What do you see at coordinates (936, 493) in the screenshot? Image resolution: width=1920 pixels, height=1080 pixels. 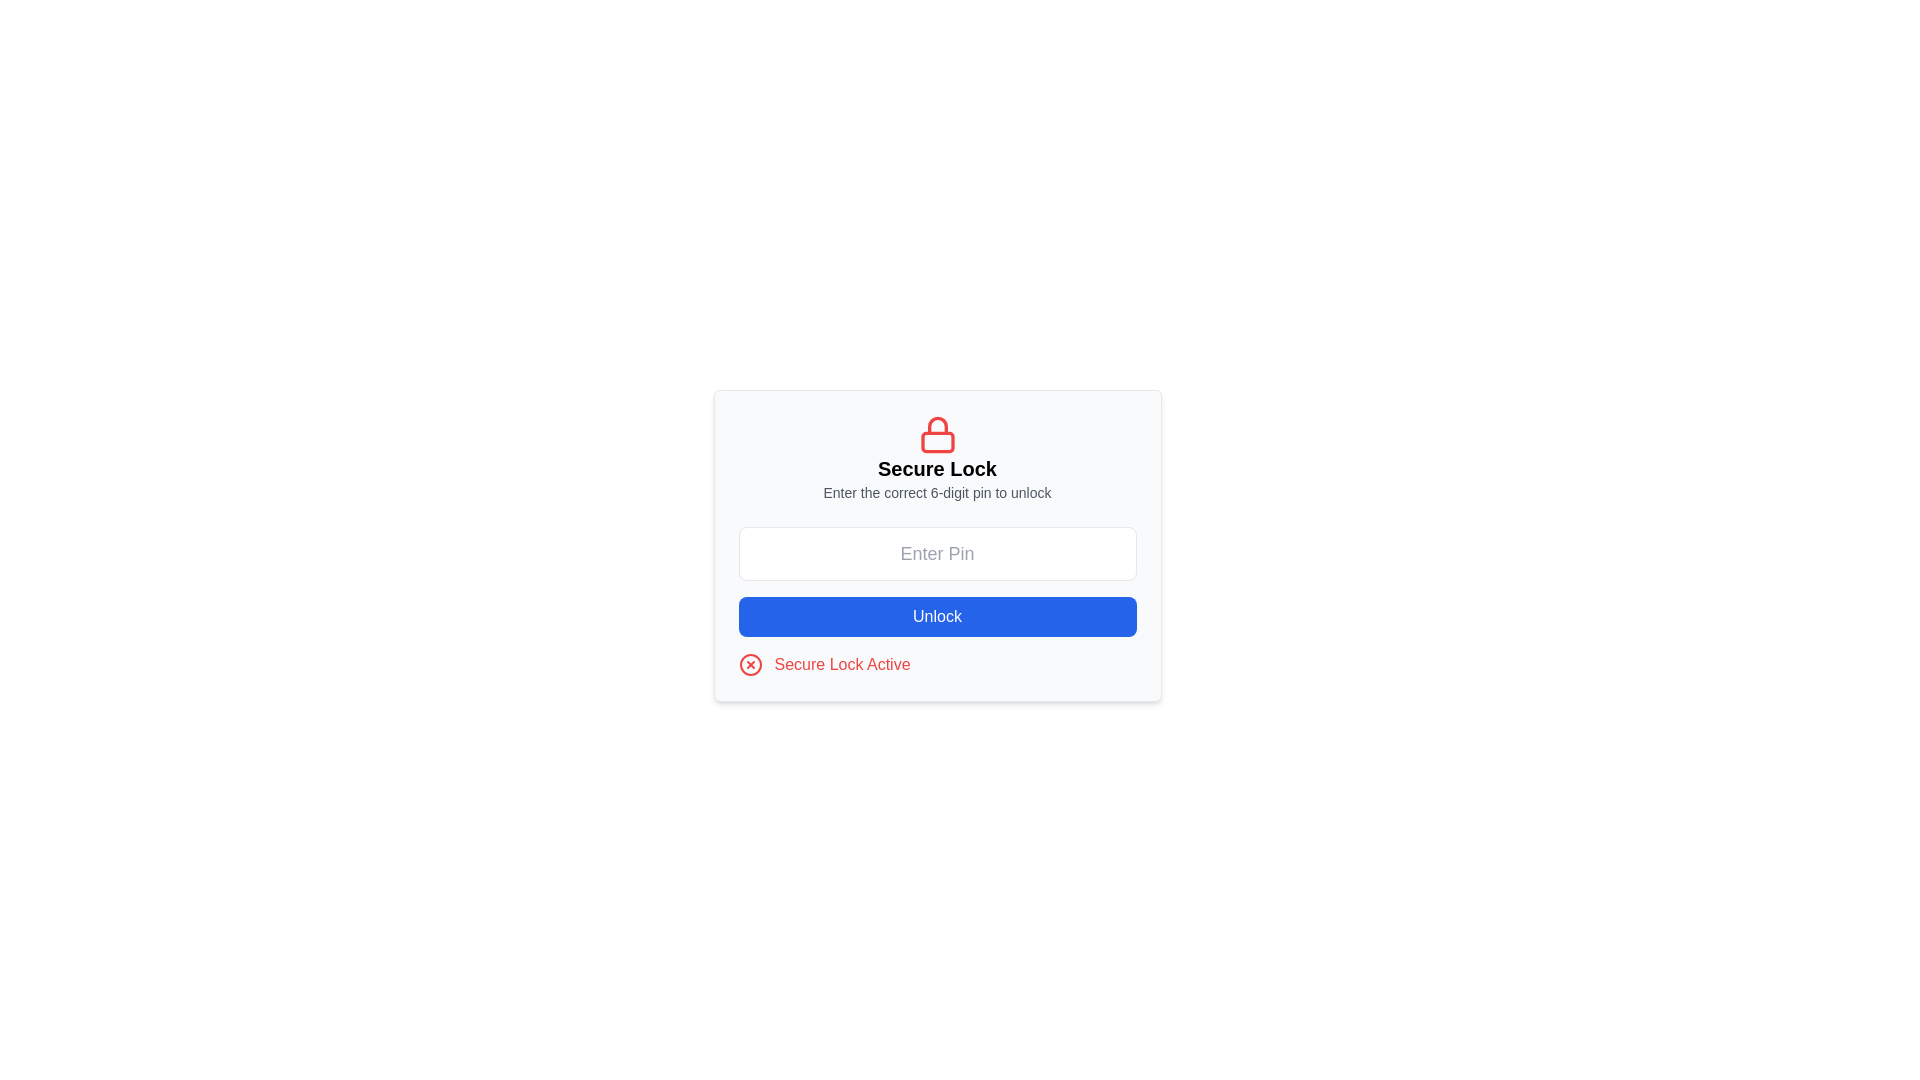 I see `the text label that provides instructions for entering a six-digit pin, located in the middle of the interface layout` at bounding box center [936, 493].